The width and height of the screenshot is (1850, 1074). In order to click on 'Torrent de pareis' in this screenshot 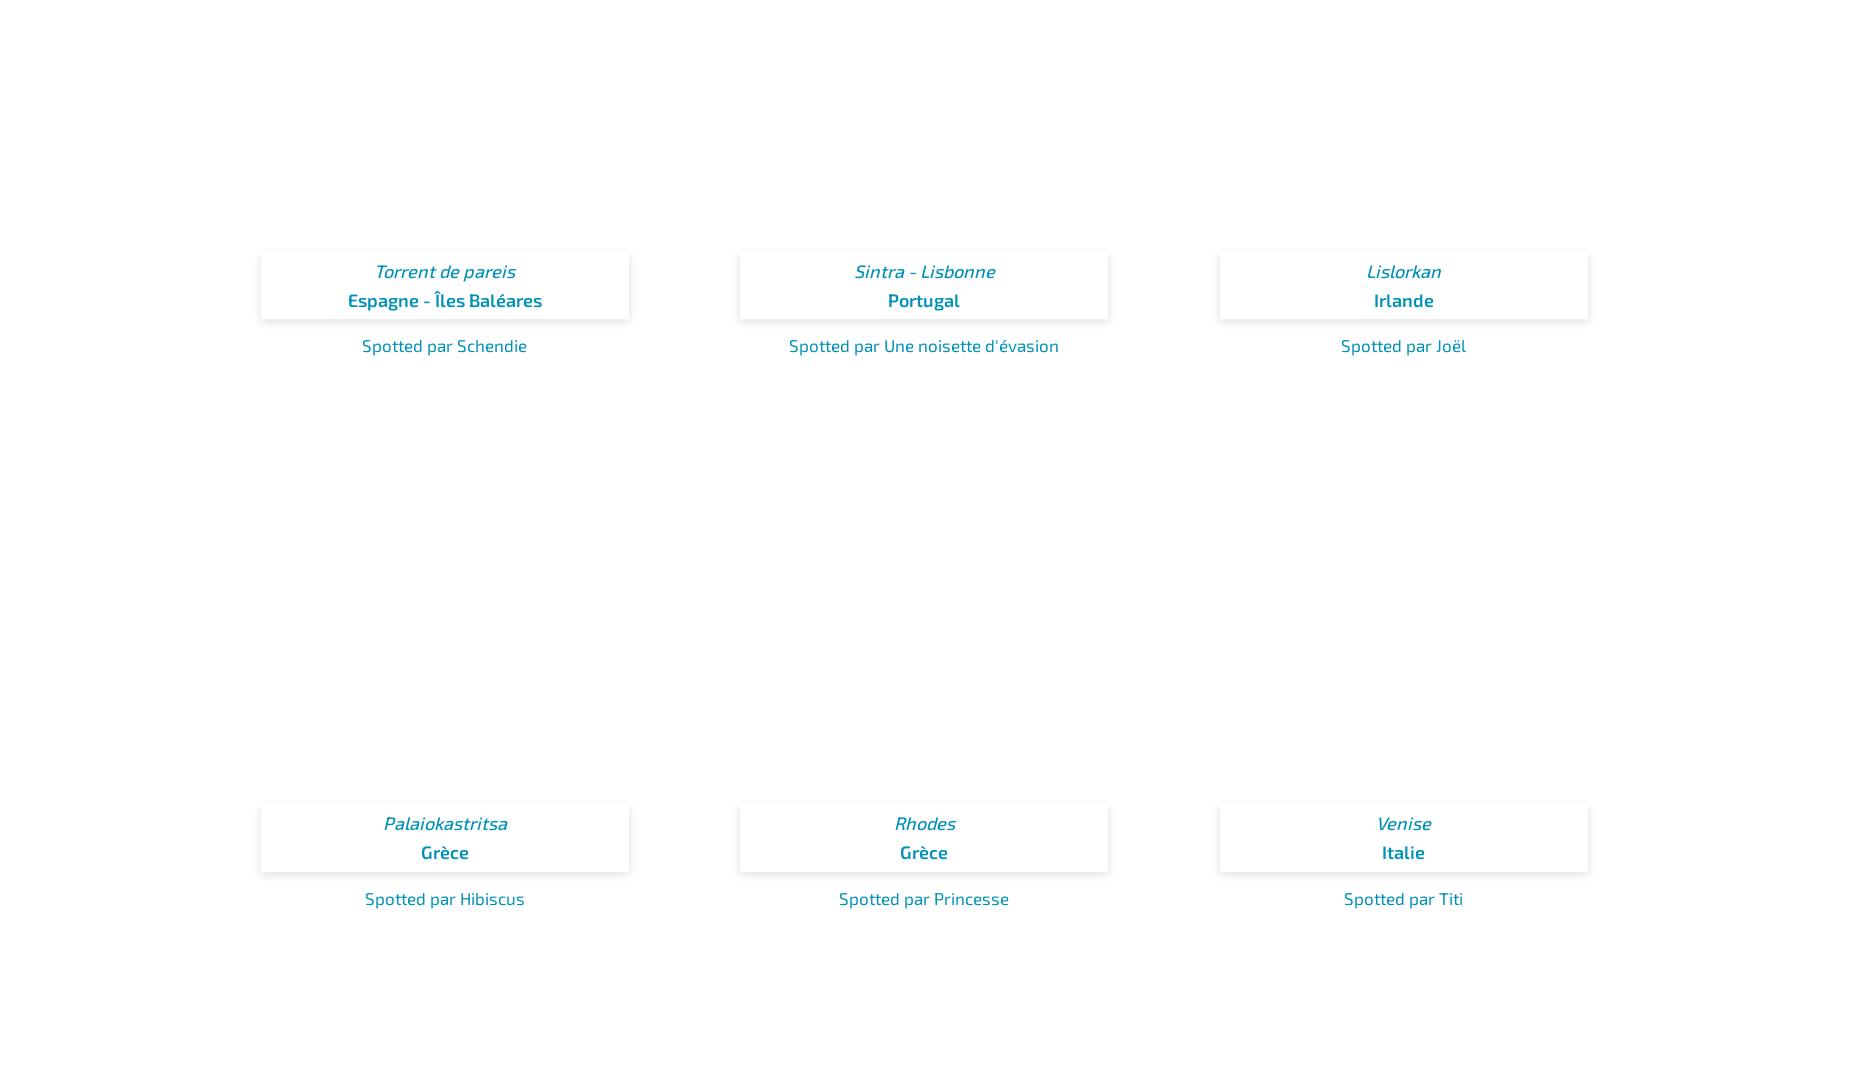, I will do `click(443, 270)`.